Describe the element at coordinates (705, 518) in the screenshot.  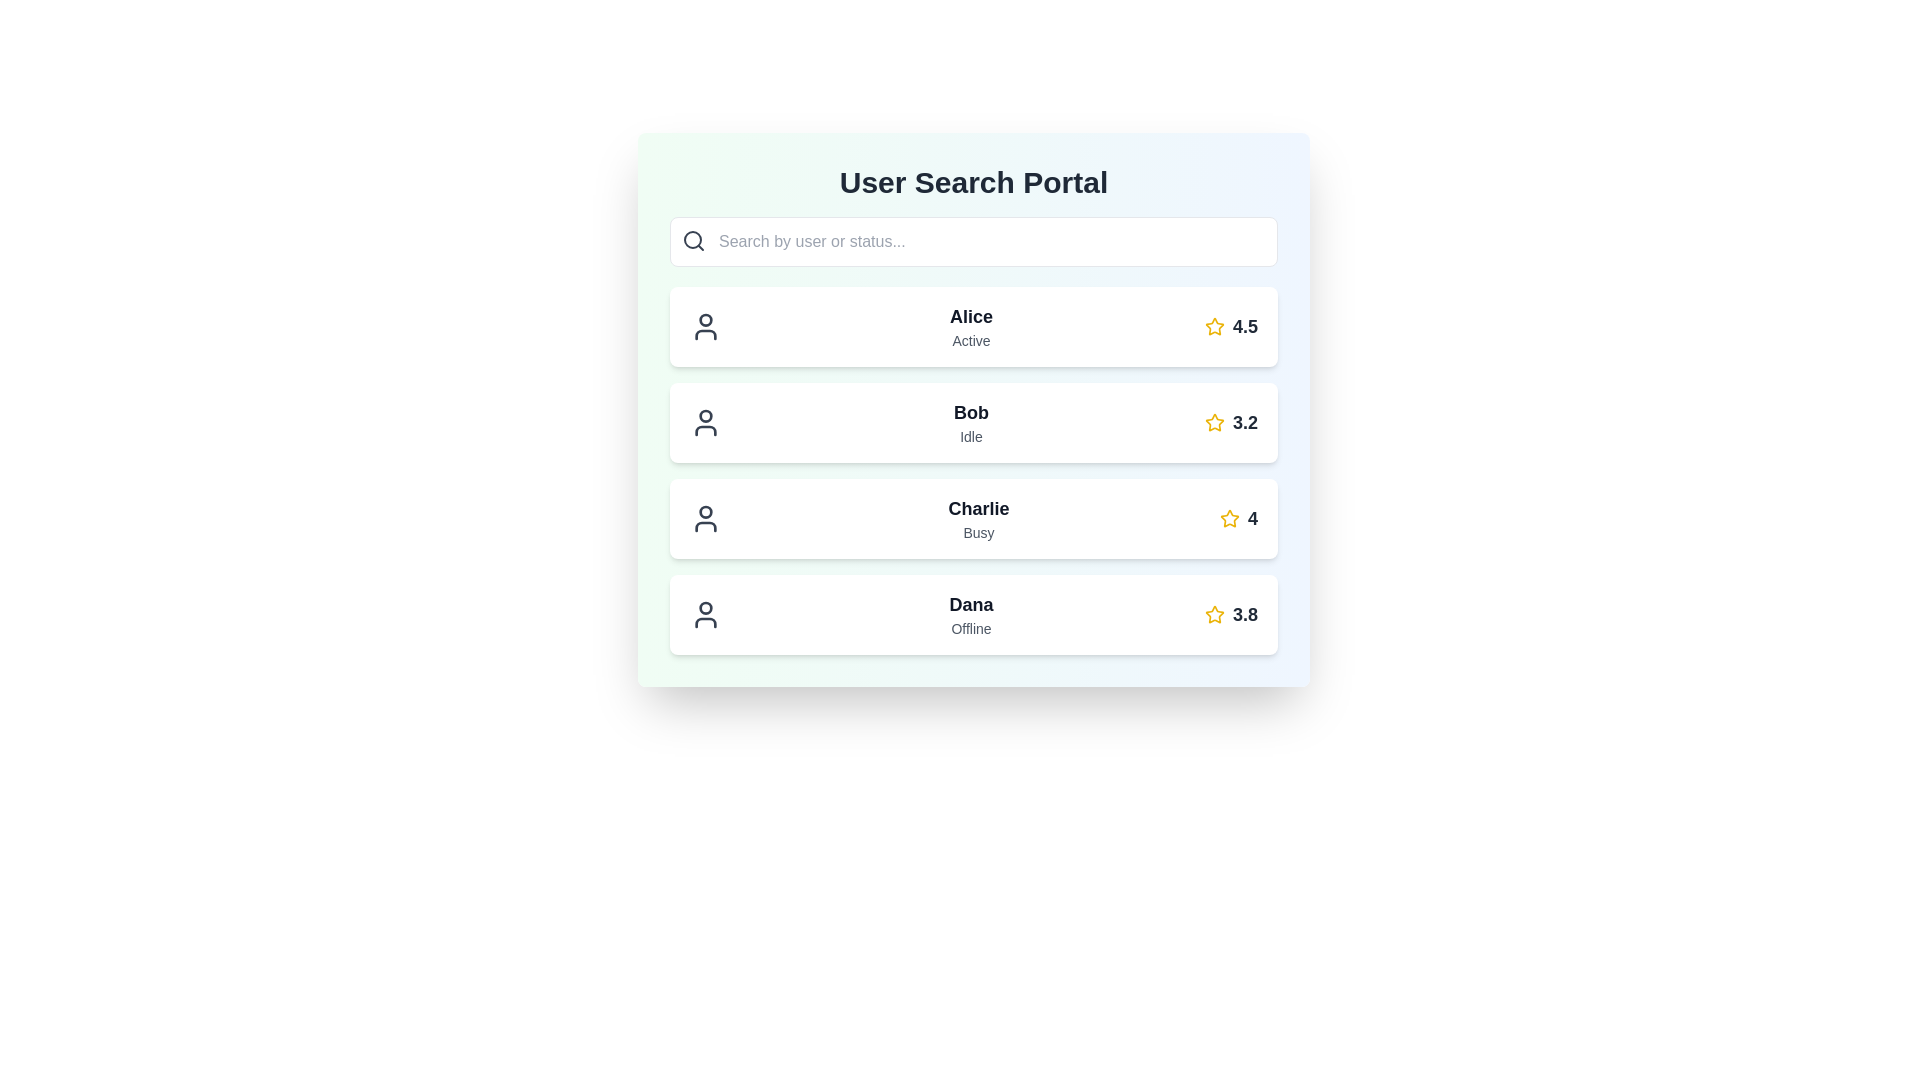
I see `the user icon for 'Charlie', which is a stylized gray outline of a person located in the third entry of the user profiles list, between 'Bob' and 'Dana'` at that location.